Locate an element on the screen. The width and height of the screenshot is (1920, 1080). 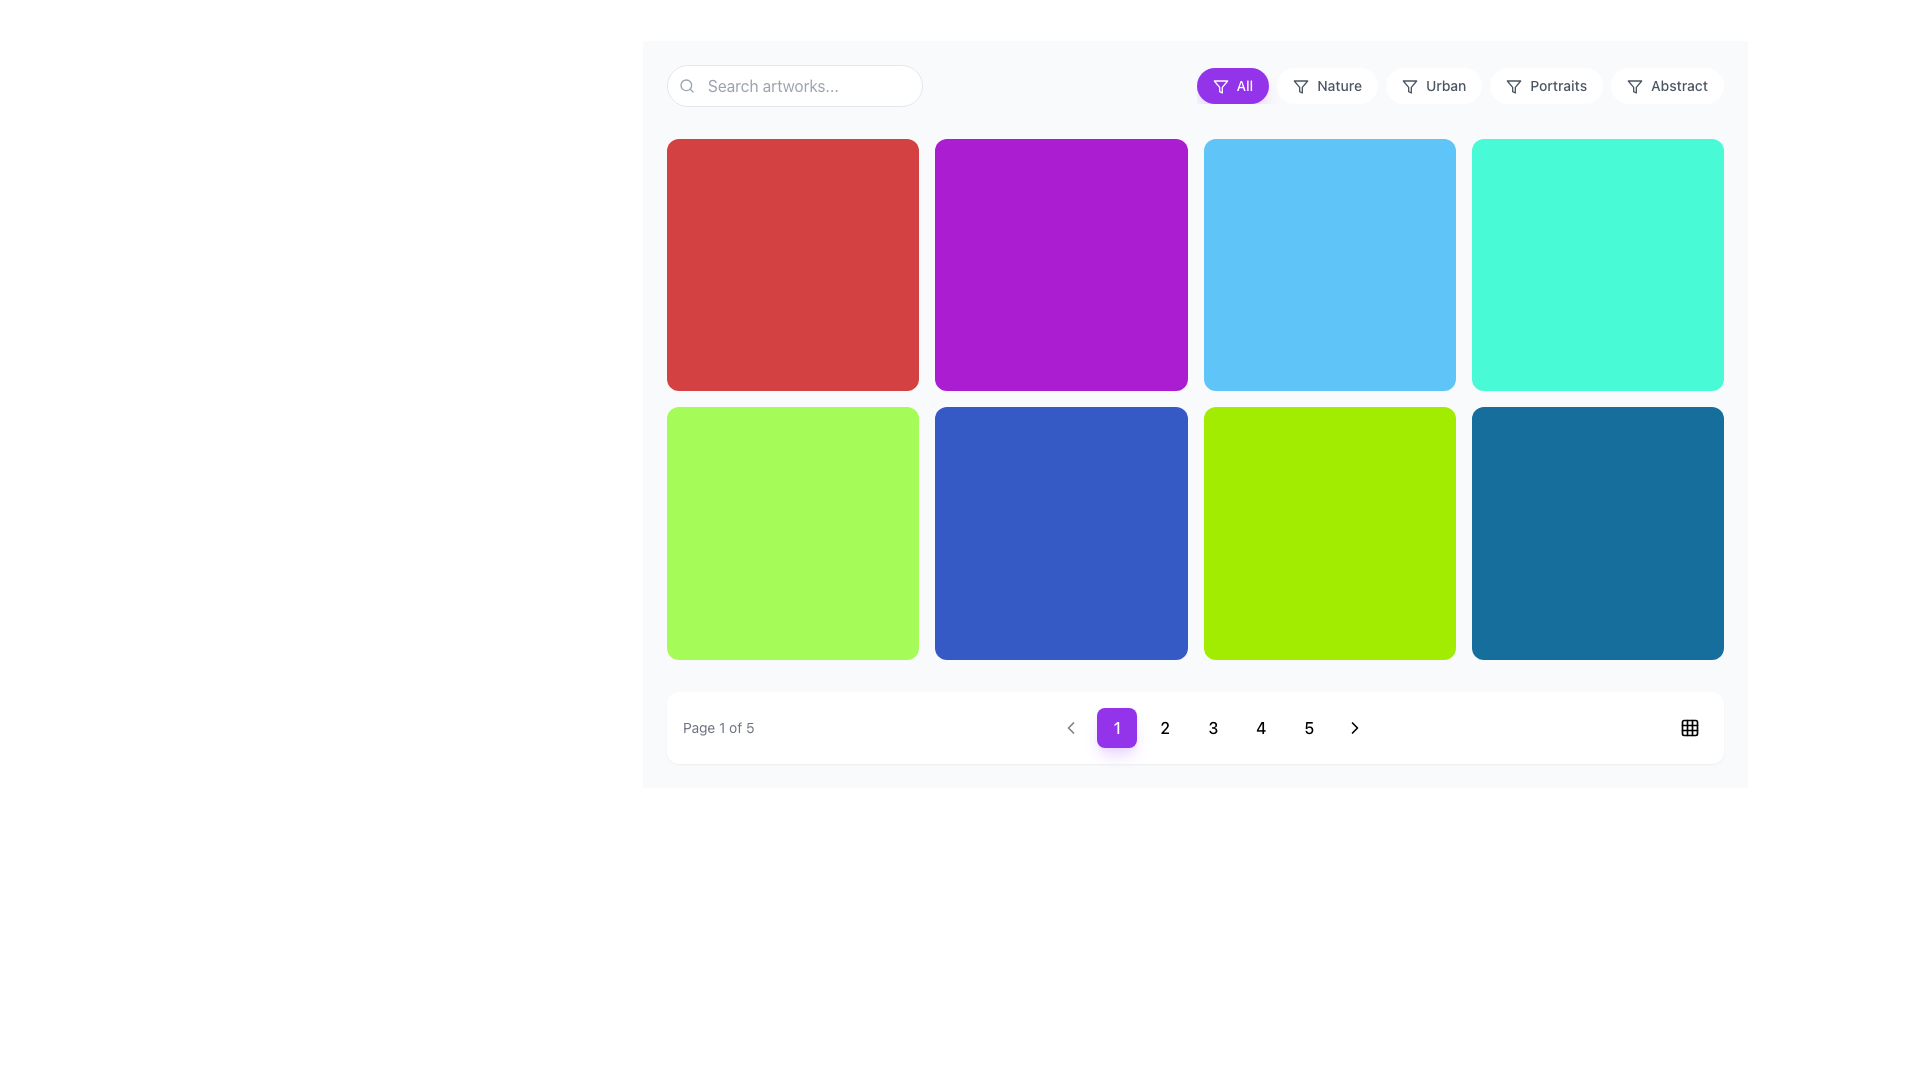
the pagination button labeled '3' is located at coordinates (1212, 727).